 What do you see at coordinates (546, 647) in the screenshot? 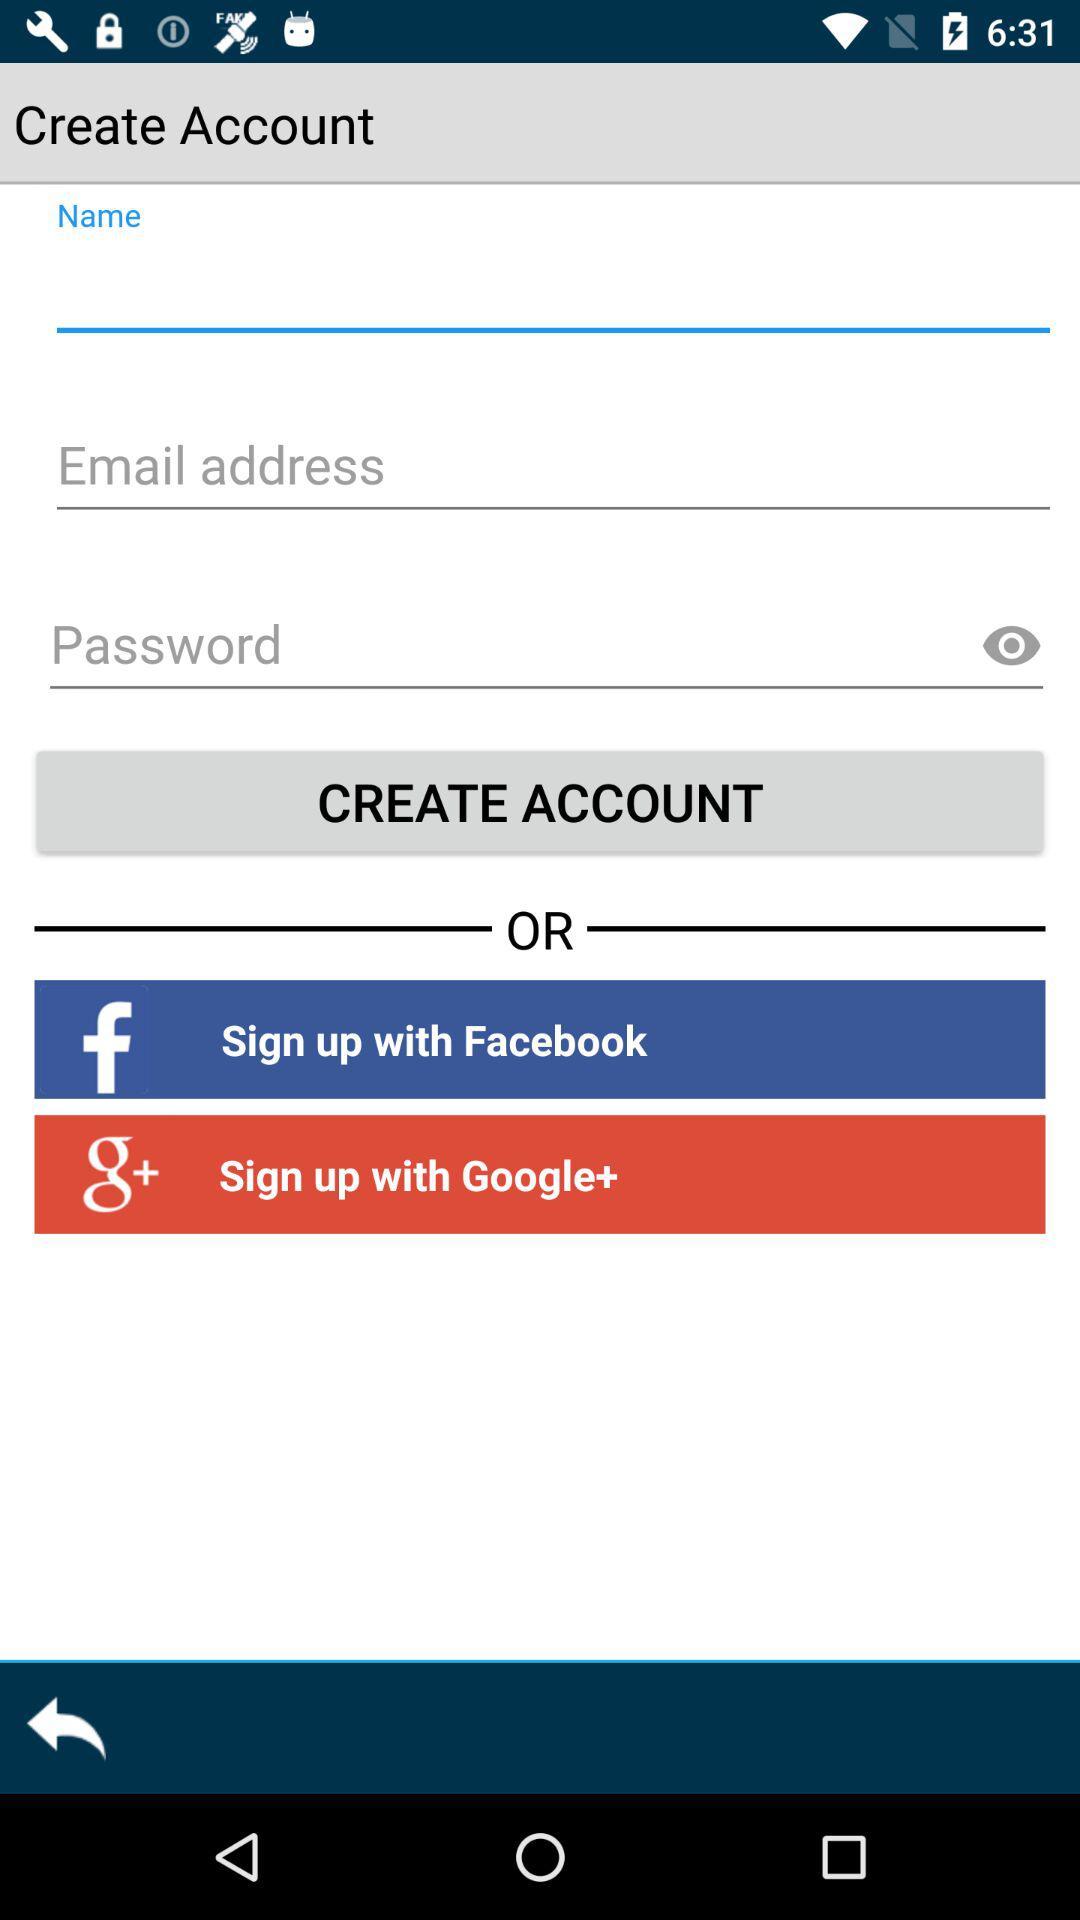
I see `password` at bounding box center [546, 647].